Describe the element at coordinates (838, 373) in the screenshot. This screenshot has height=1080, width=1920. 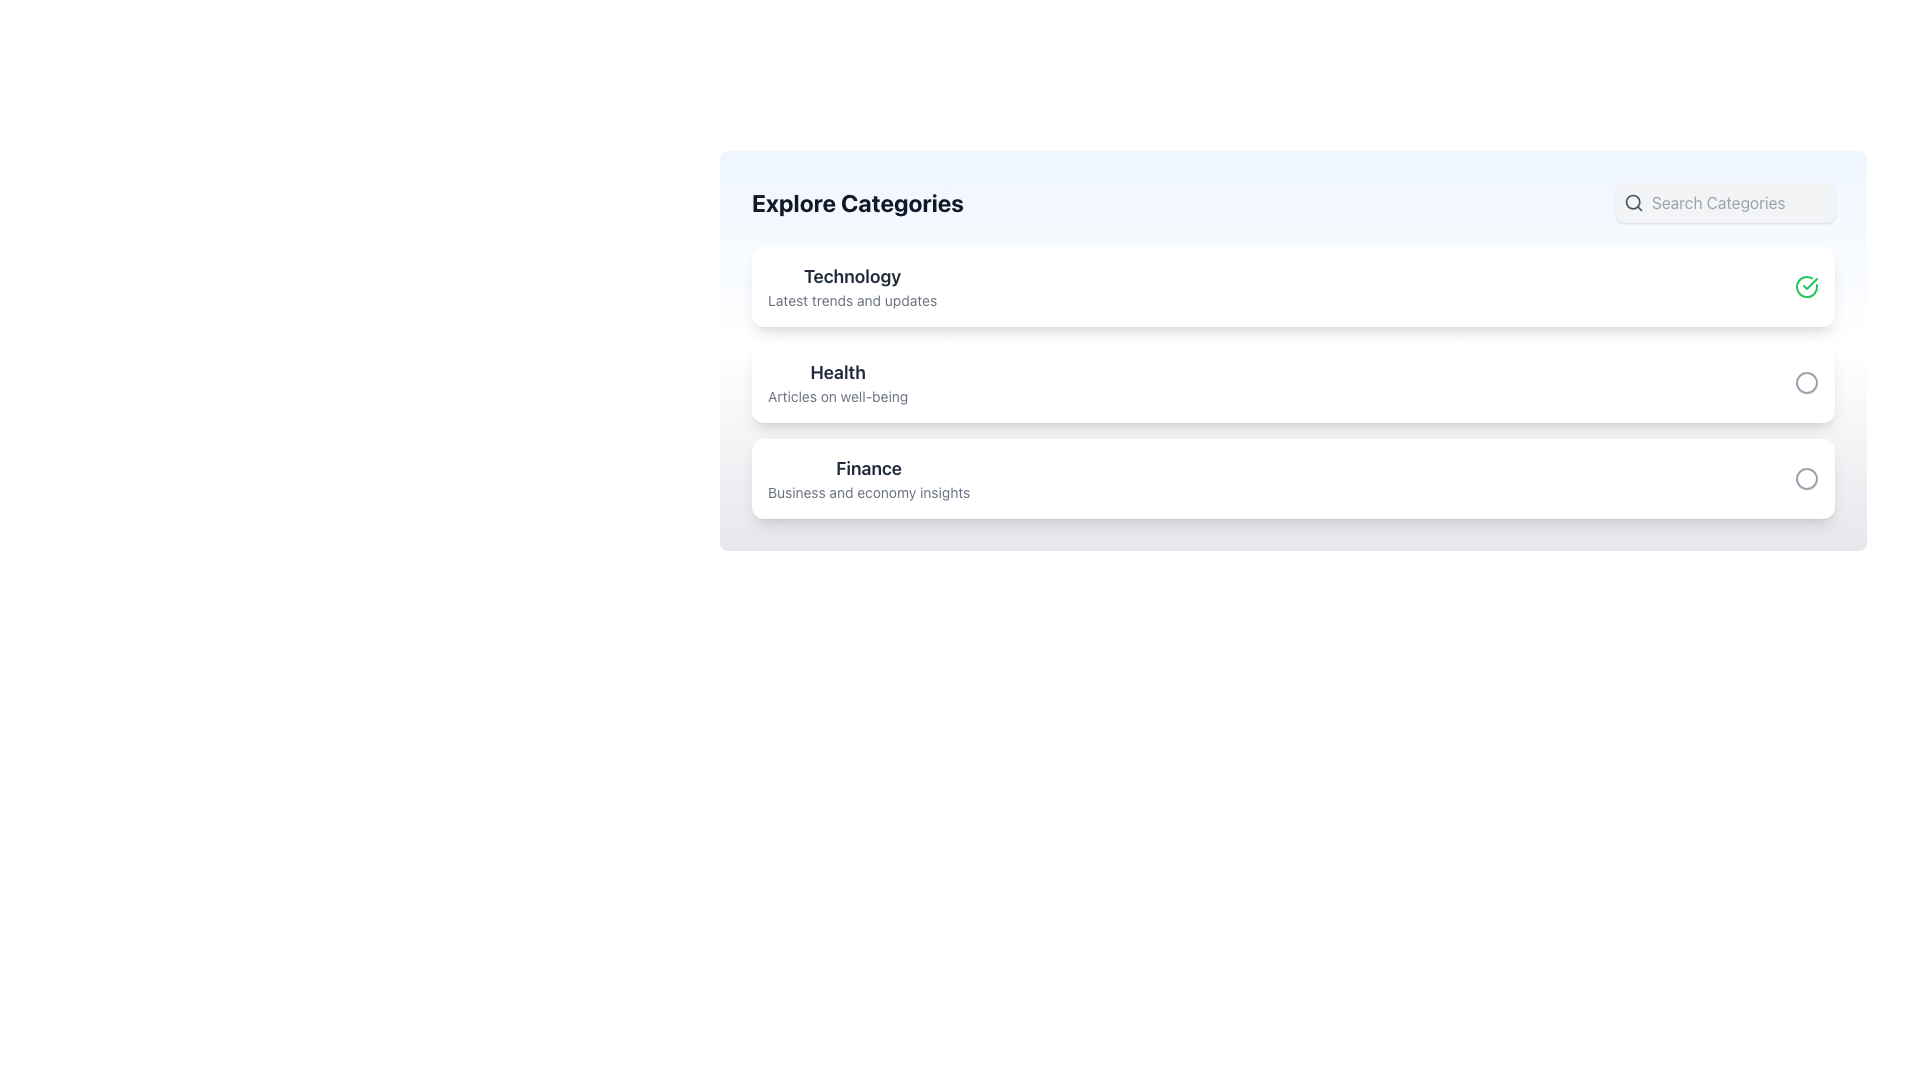
I see `title text of the main label positioned above the subheading 'Articles on well-being' in the second card of the scrollable list under 'Explore Categories'` at that location.